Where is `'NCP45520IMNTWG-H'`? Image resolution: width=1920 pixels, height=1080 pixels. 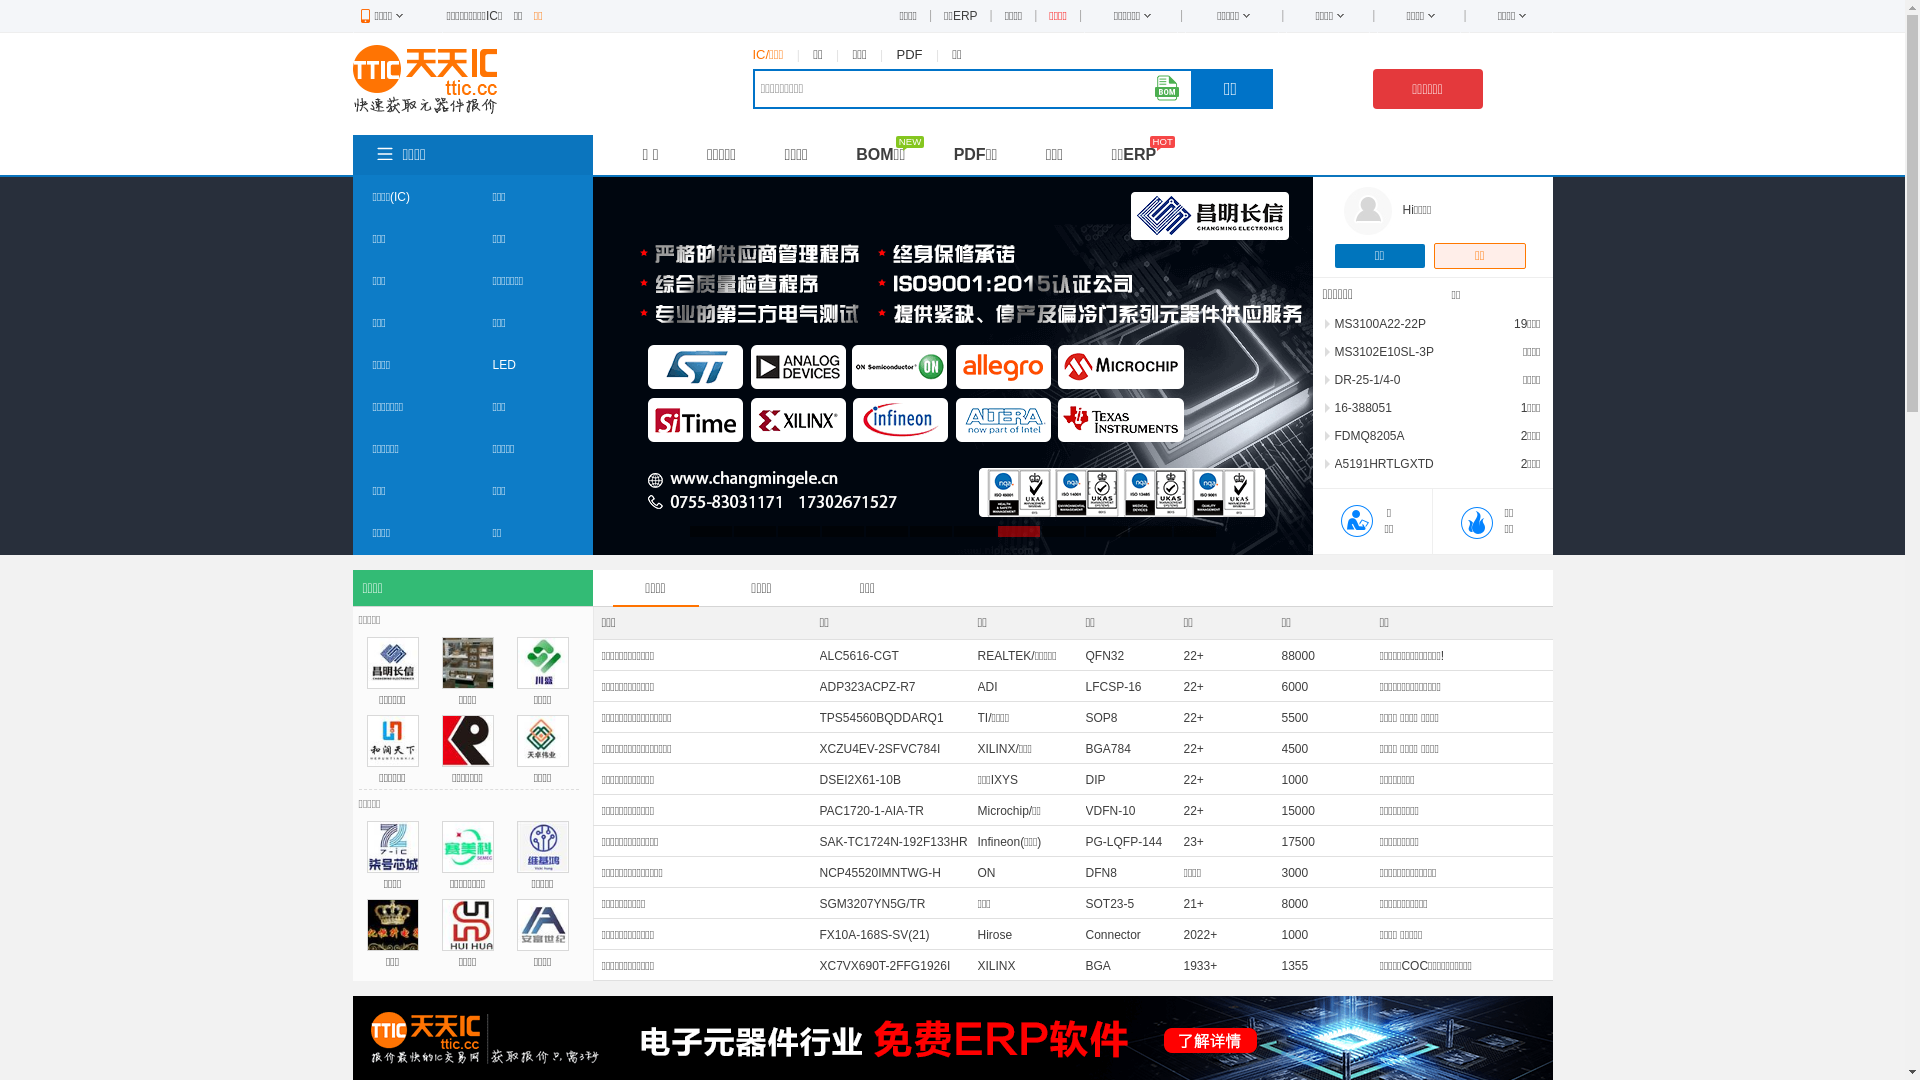
'NCP45520IMNTWG-H' is located at coordinates (880, 871).